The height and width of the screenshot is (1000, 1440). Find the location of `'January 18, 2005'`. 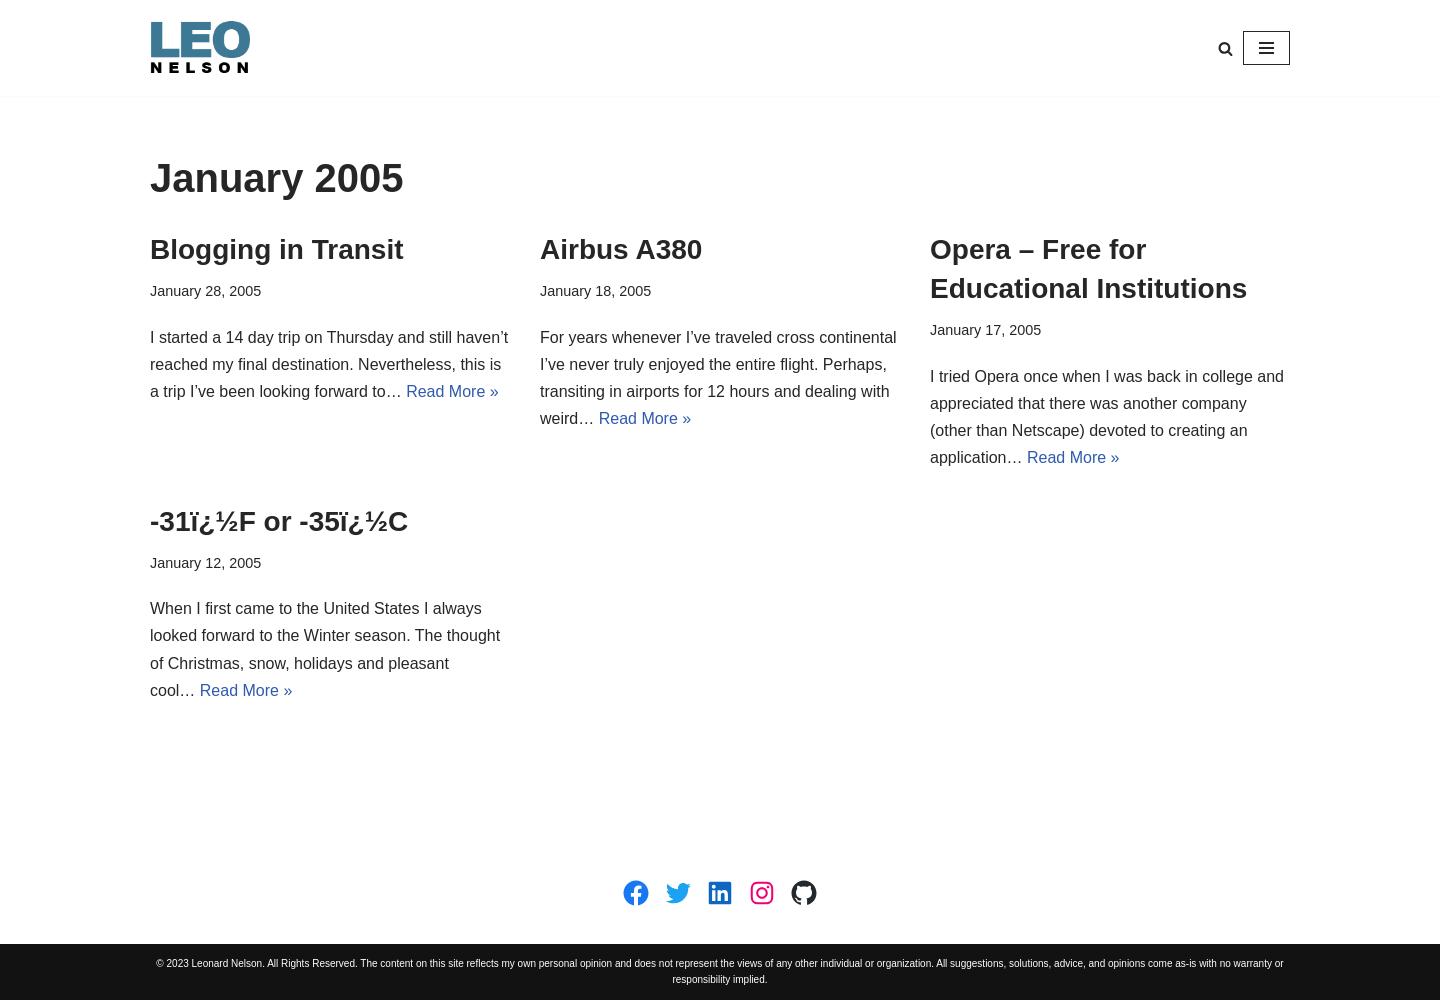

'January 18, 2005' is located at coordinates (539, 291).